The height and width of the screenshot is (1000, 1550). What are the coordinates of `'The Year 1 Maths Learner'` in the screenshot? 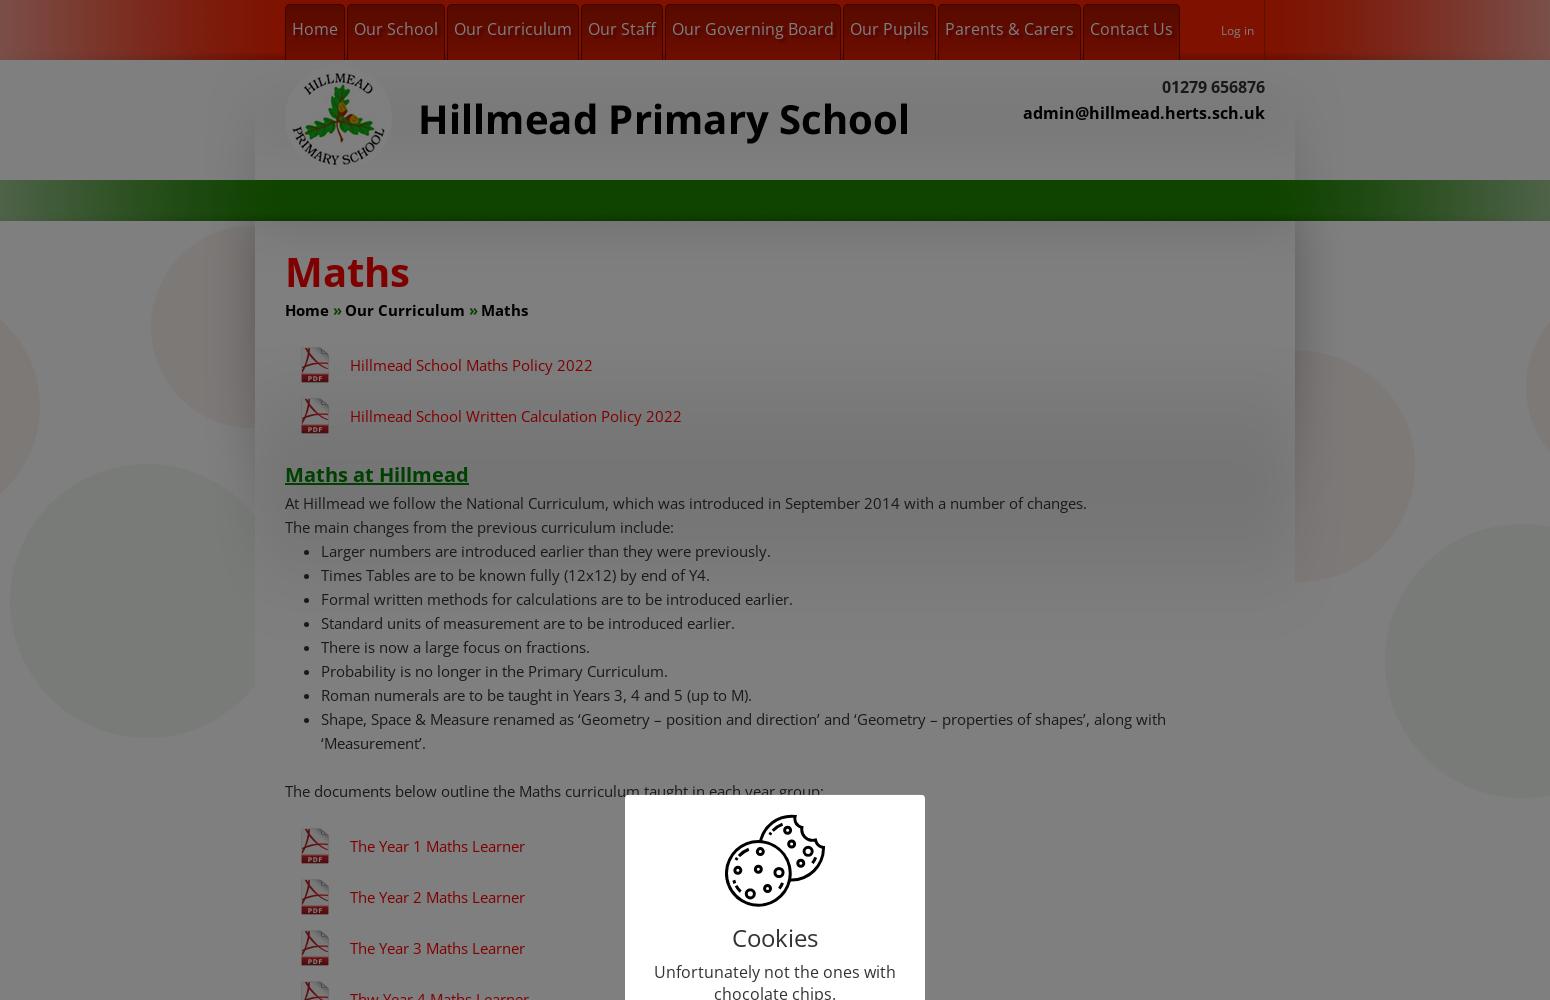 It's located at (437, 845).